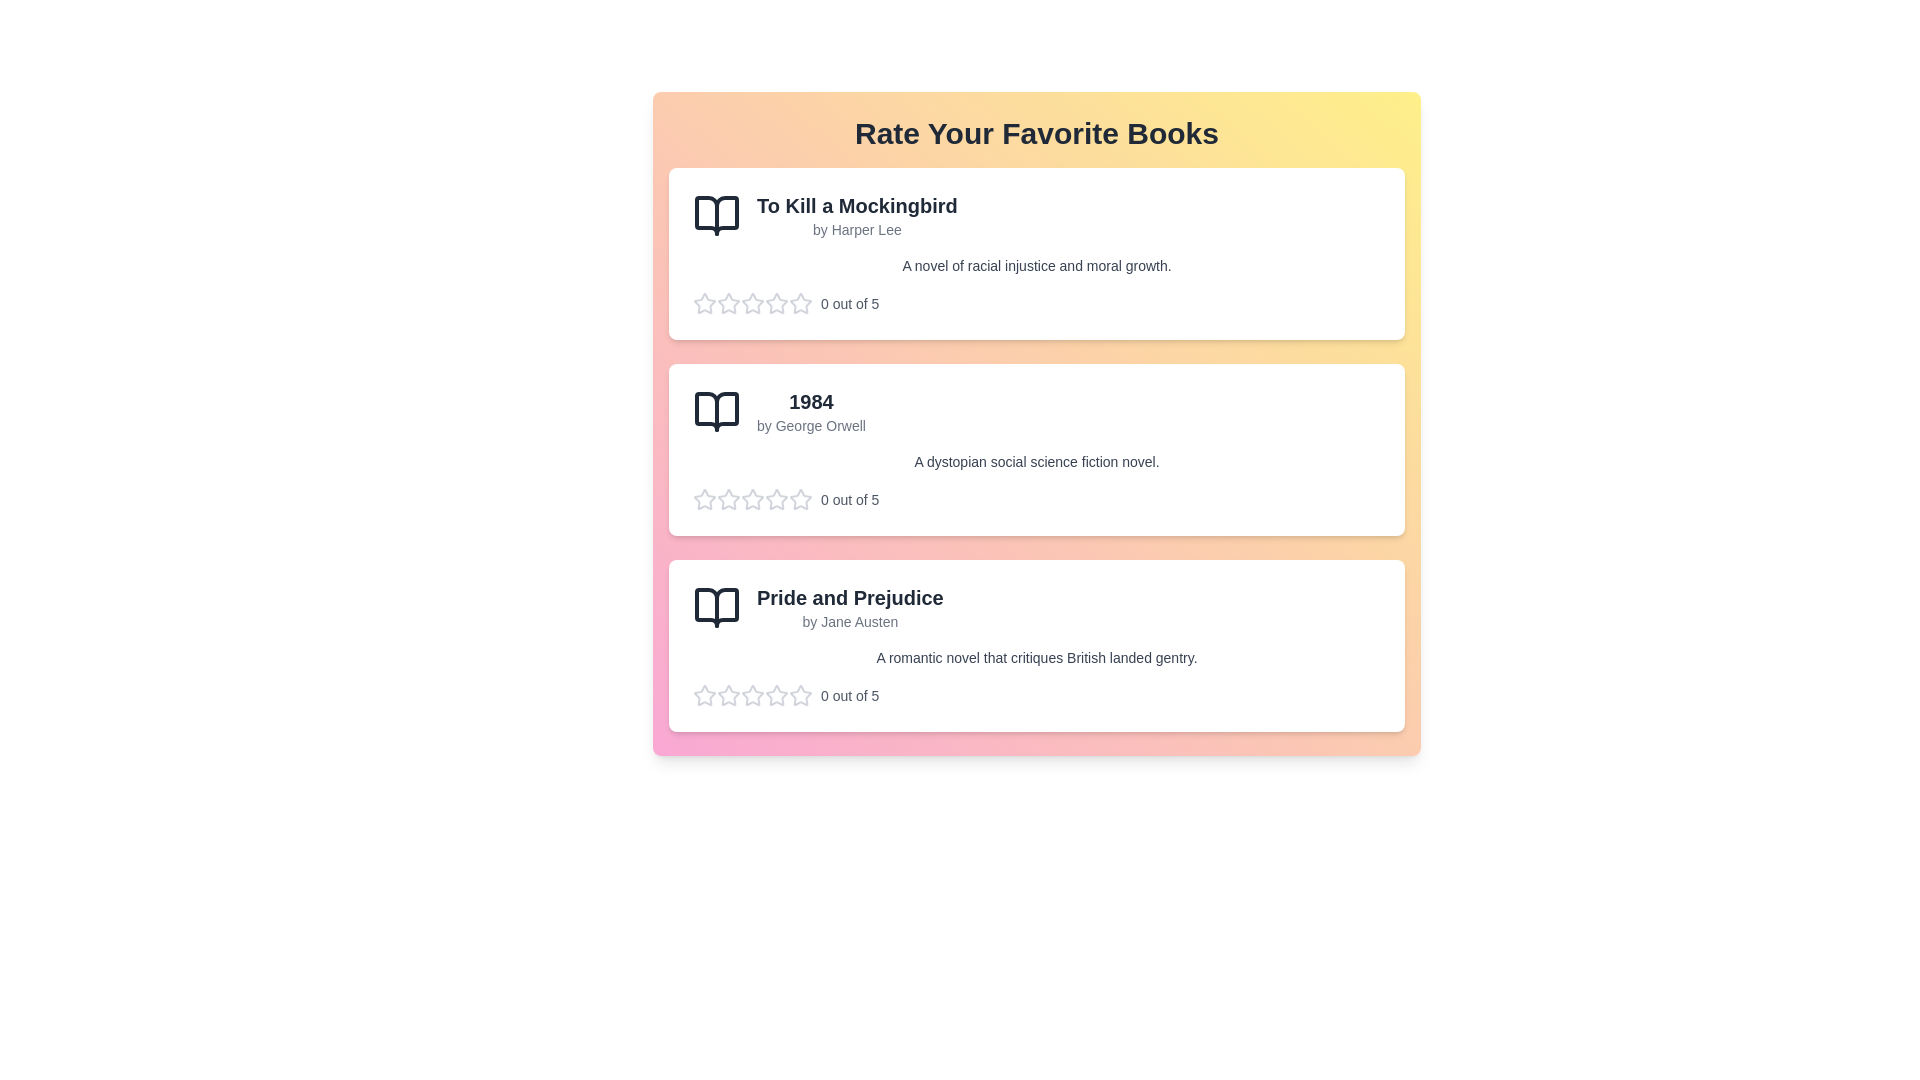  Describe the element at coordinates (1036, 265) in the screenshot. I see `the Text block that displays additional descriptive information about the book 'To Kill a Mockingbird', located directly below the title and author information within the first card of a list layout` at that location.